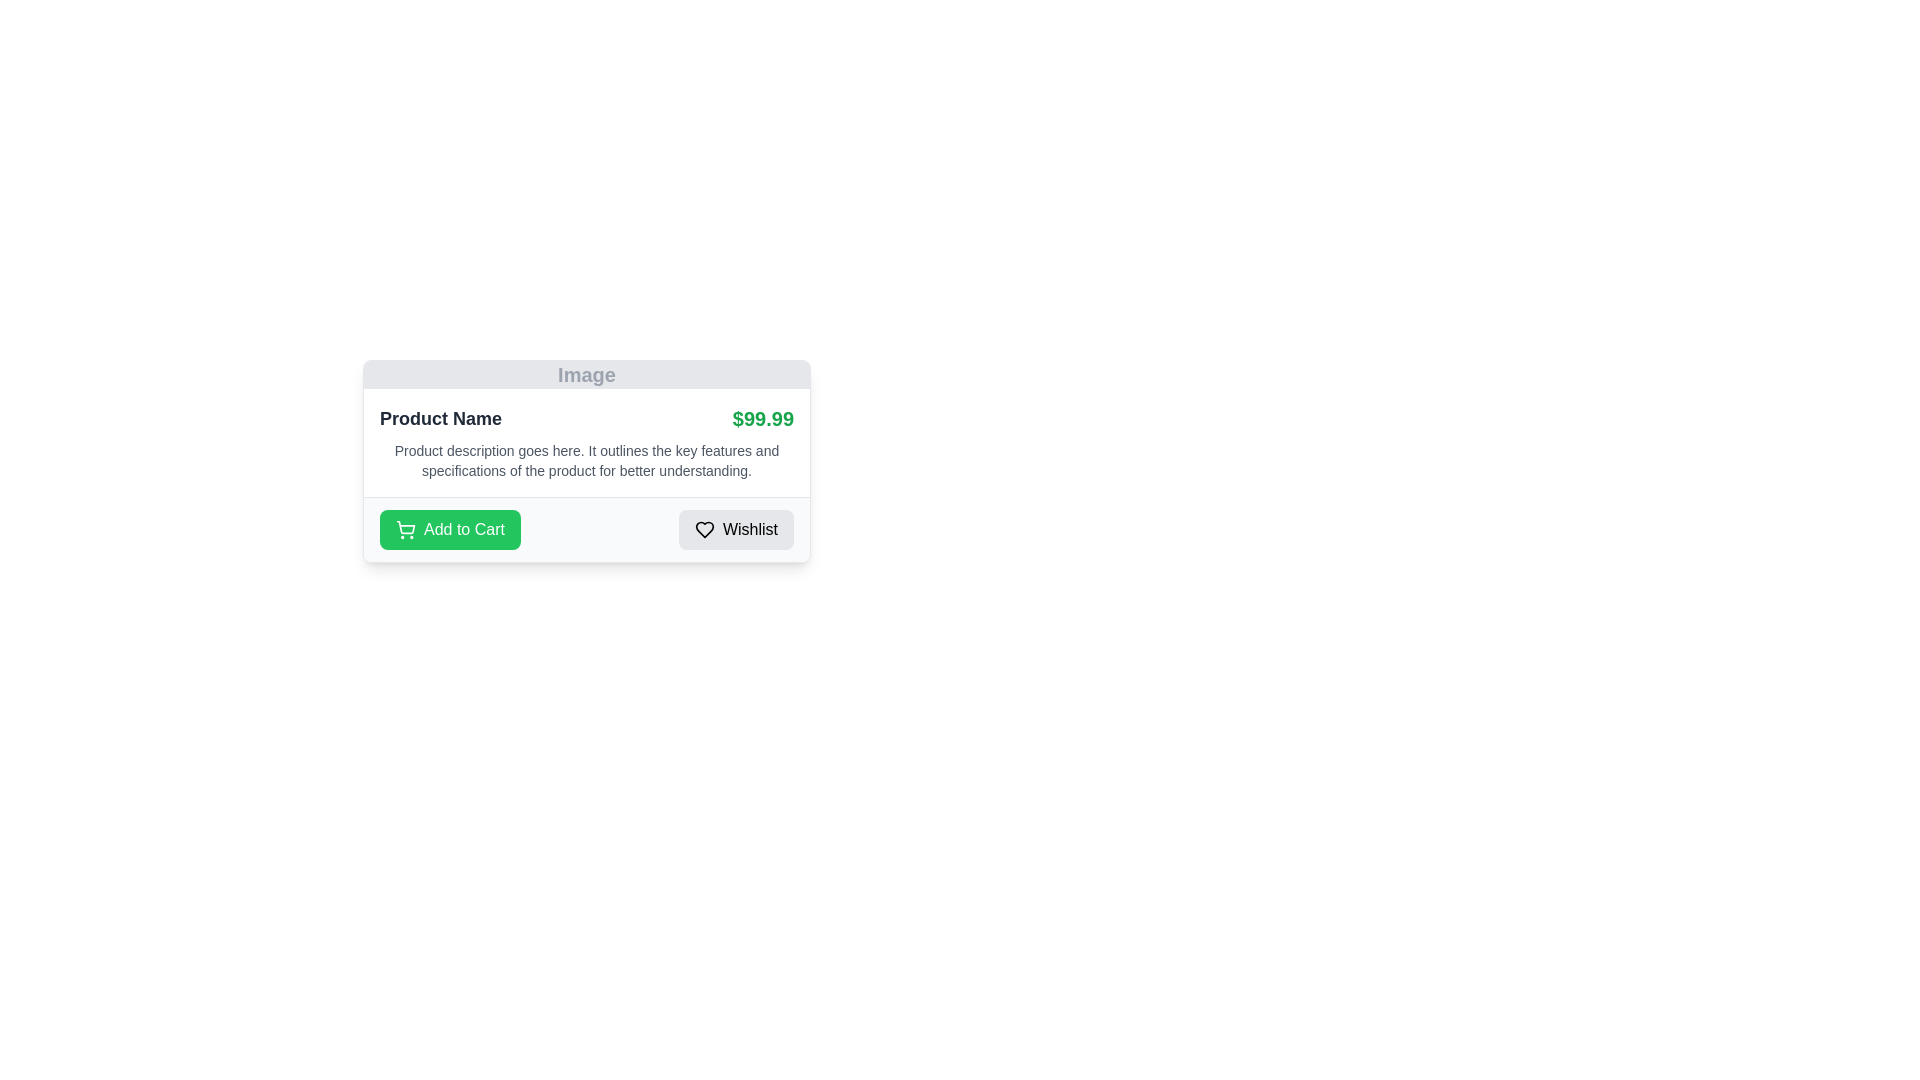  Describe the element at coordinates (463, 528) in the screenshot. I see `the text label that indicates 'Add to Cart' action, which is positioned in the bottom left of the product detail section, next to the grey 'Wishlist' button` at that location.